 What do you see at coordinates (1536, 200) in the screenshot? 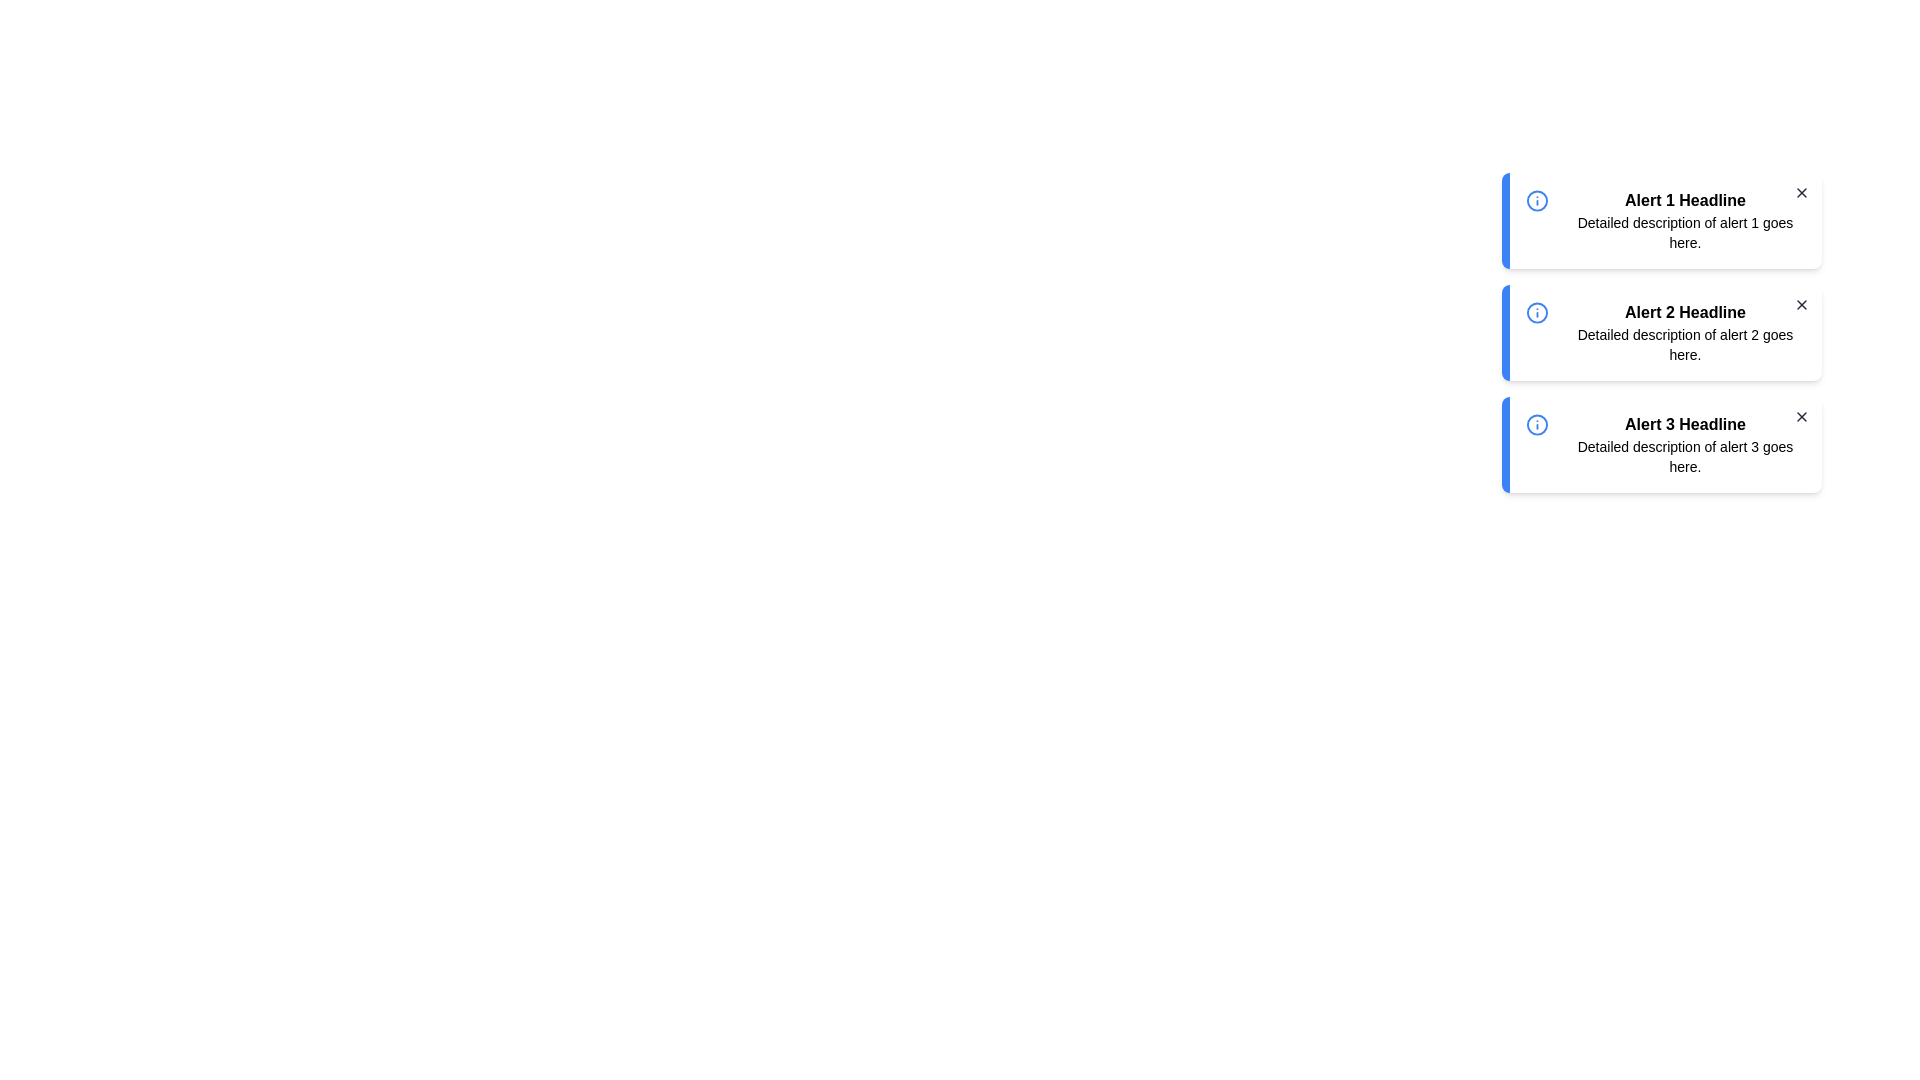
I see `the 'Info' icon of the first alert` at bounding box center [1536, 200].